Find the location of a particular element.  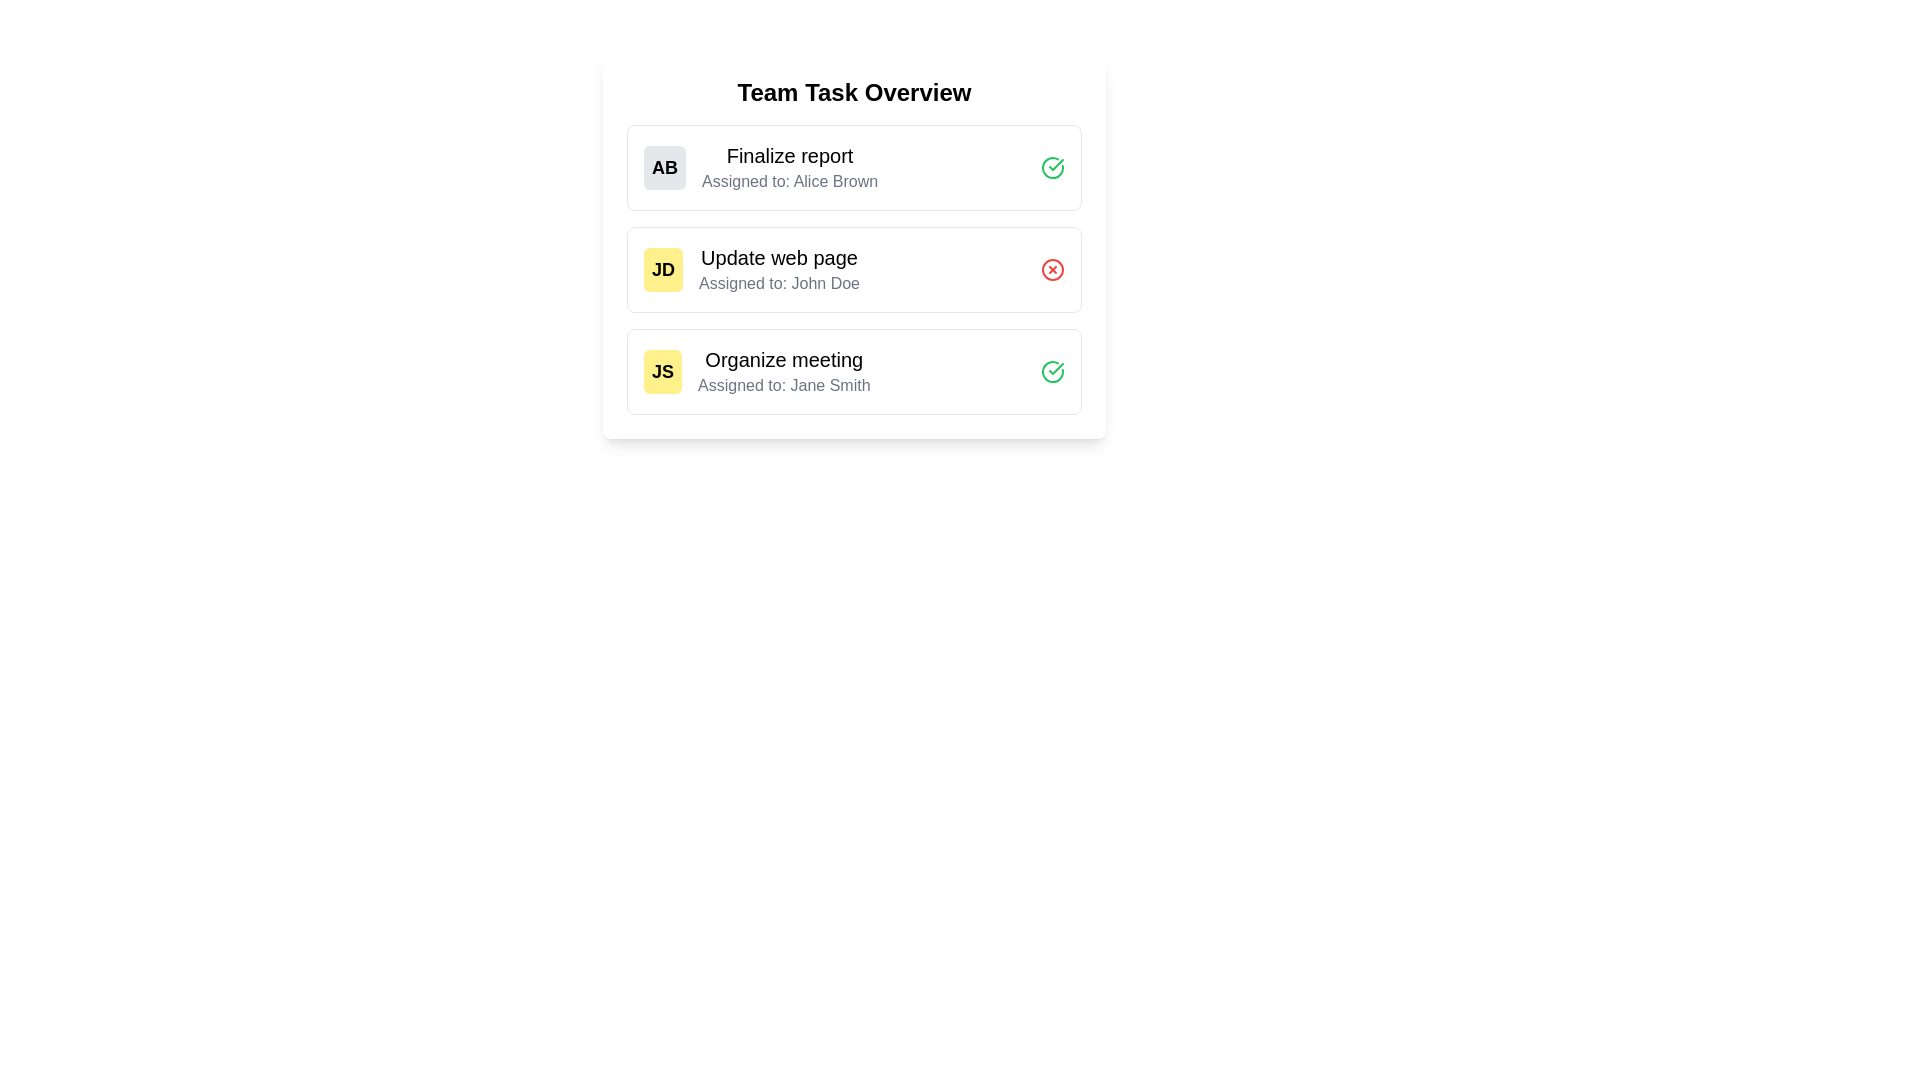

the text display block that provides task details in the 'Team Task Overview' panel is located at coordinates (789, 167).